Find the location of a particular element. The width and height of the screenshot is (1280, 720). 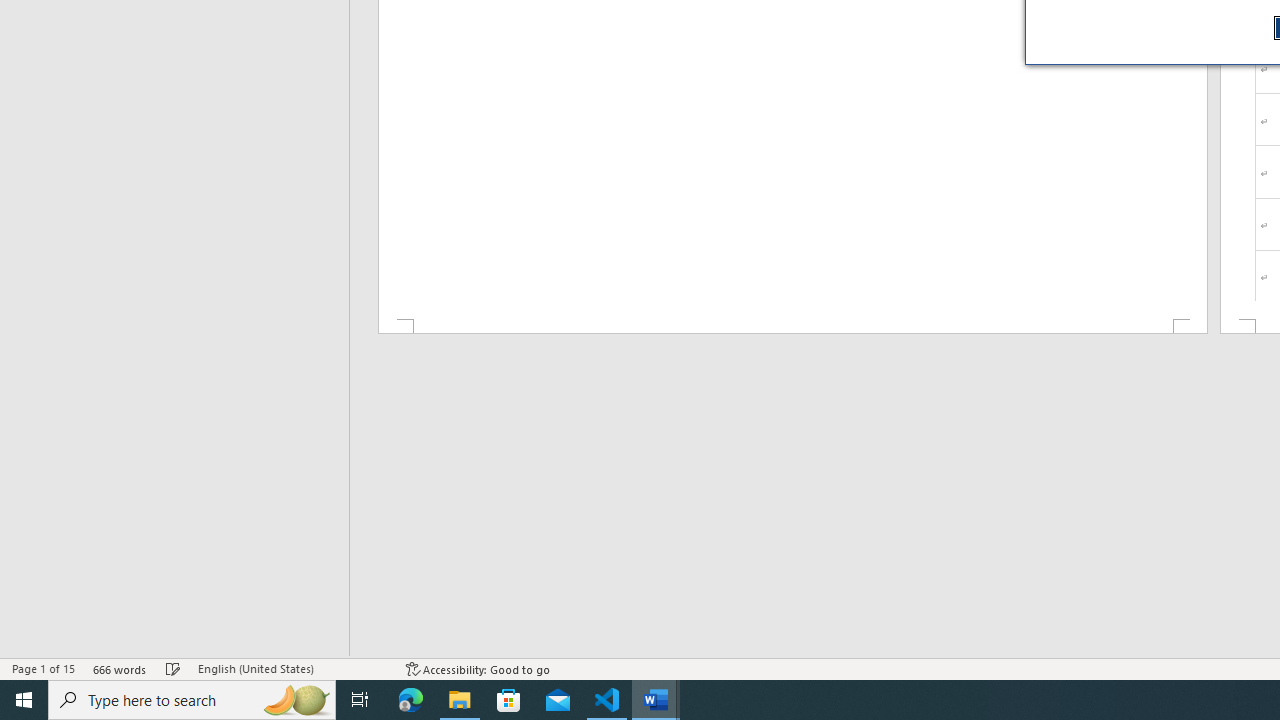

'Microsoft Edge' is located at coordinates (410, 698).